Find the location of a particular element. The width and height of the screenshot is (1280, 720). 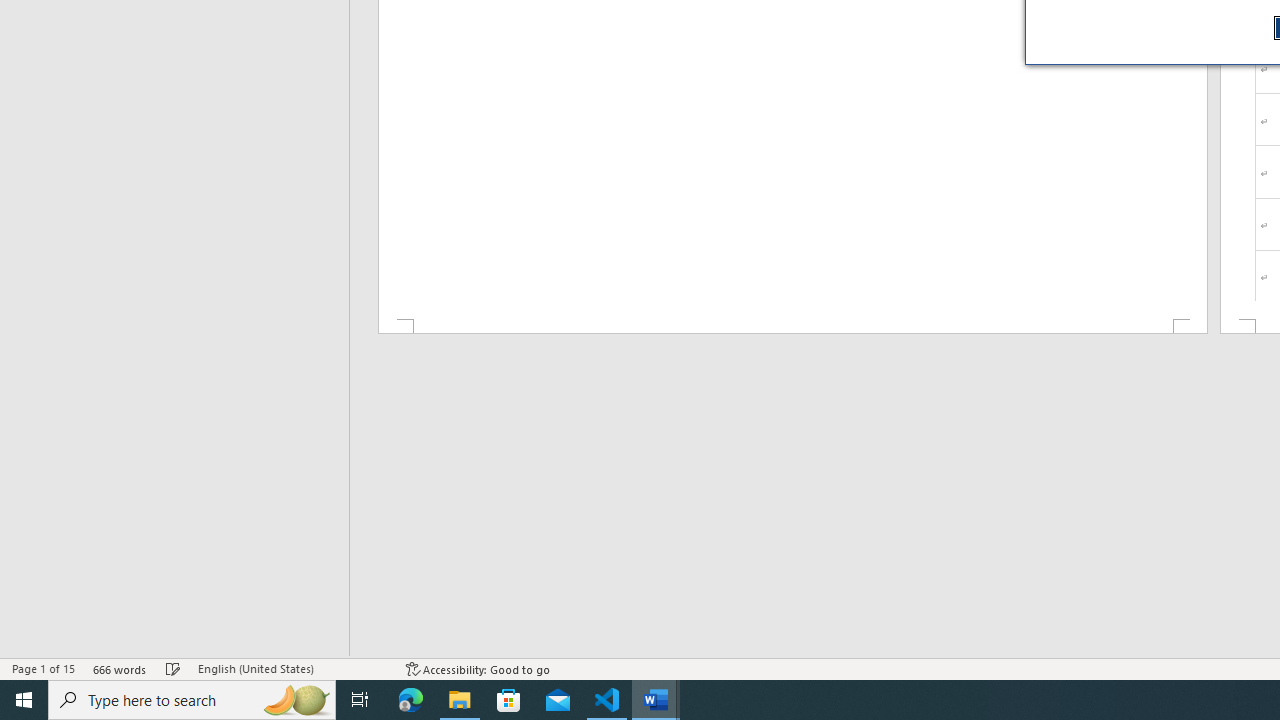

'Microsoft Edge' is located at coordinates (410, 698).